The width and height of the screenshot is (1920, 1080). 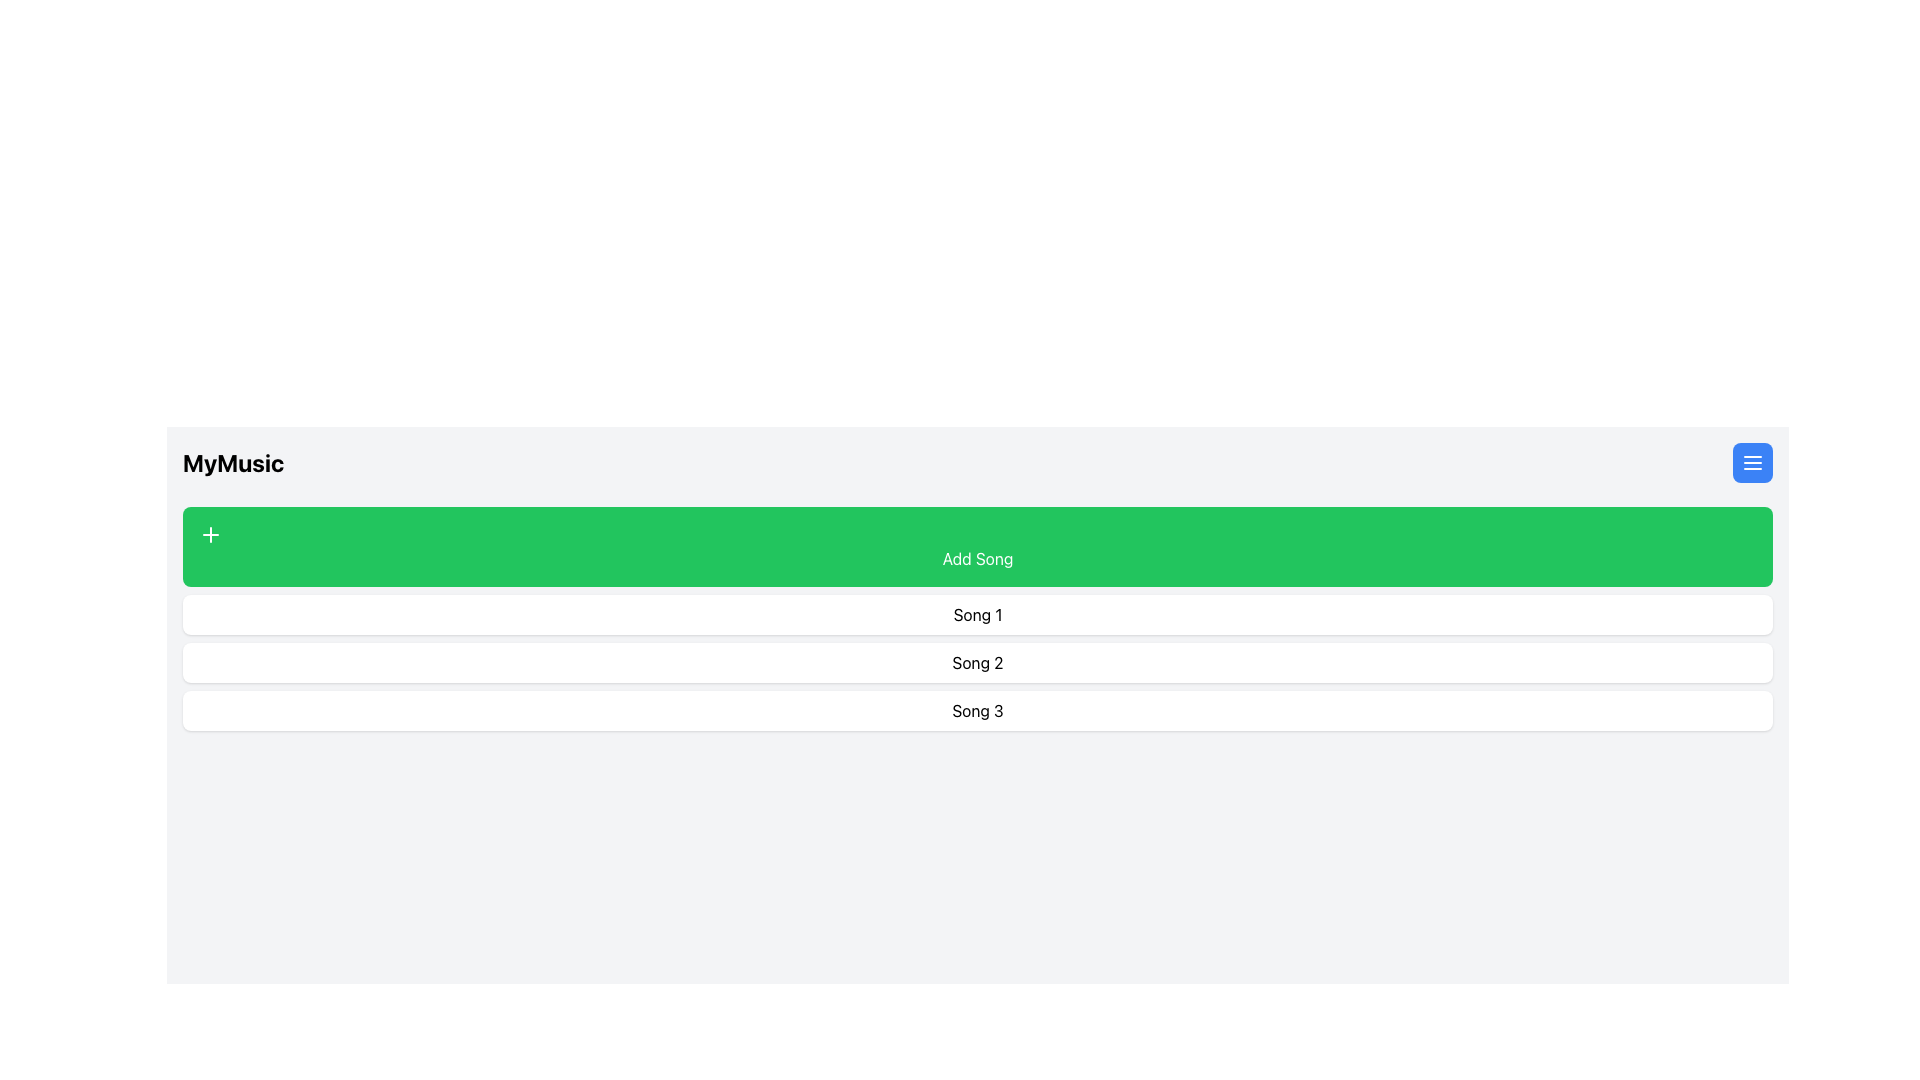 I want to click on the text display box that corresponds to 'Song 3', which is the third item in a vertically stacked list of three similar white rounded areas below the green 'Add Song' button, so click(x=978, y=709).